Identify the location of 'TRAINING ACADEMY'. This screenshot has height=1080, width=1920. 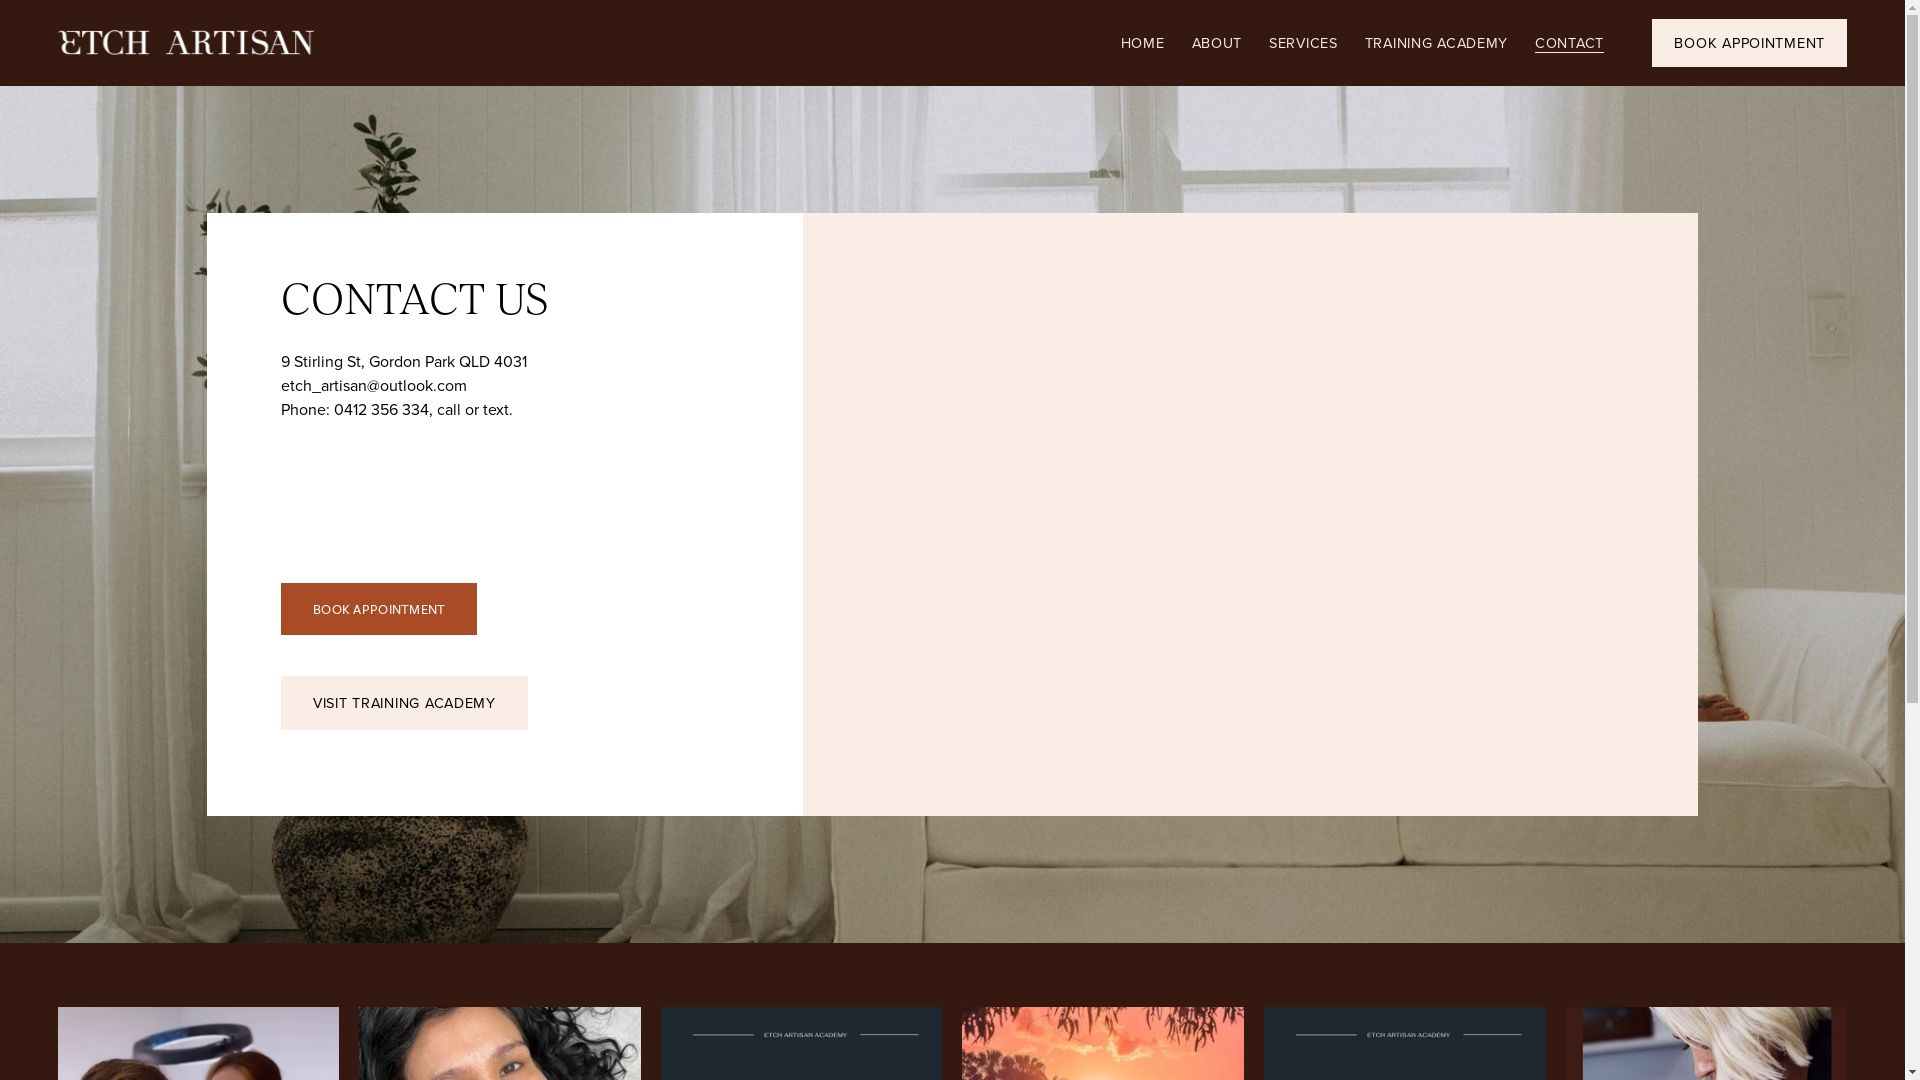
(1435, 42).